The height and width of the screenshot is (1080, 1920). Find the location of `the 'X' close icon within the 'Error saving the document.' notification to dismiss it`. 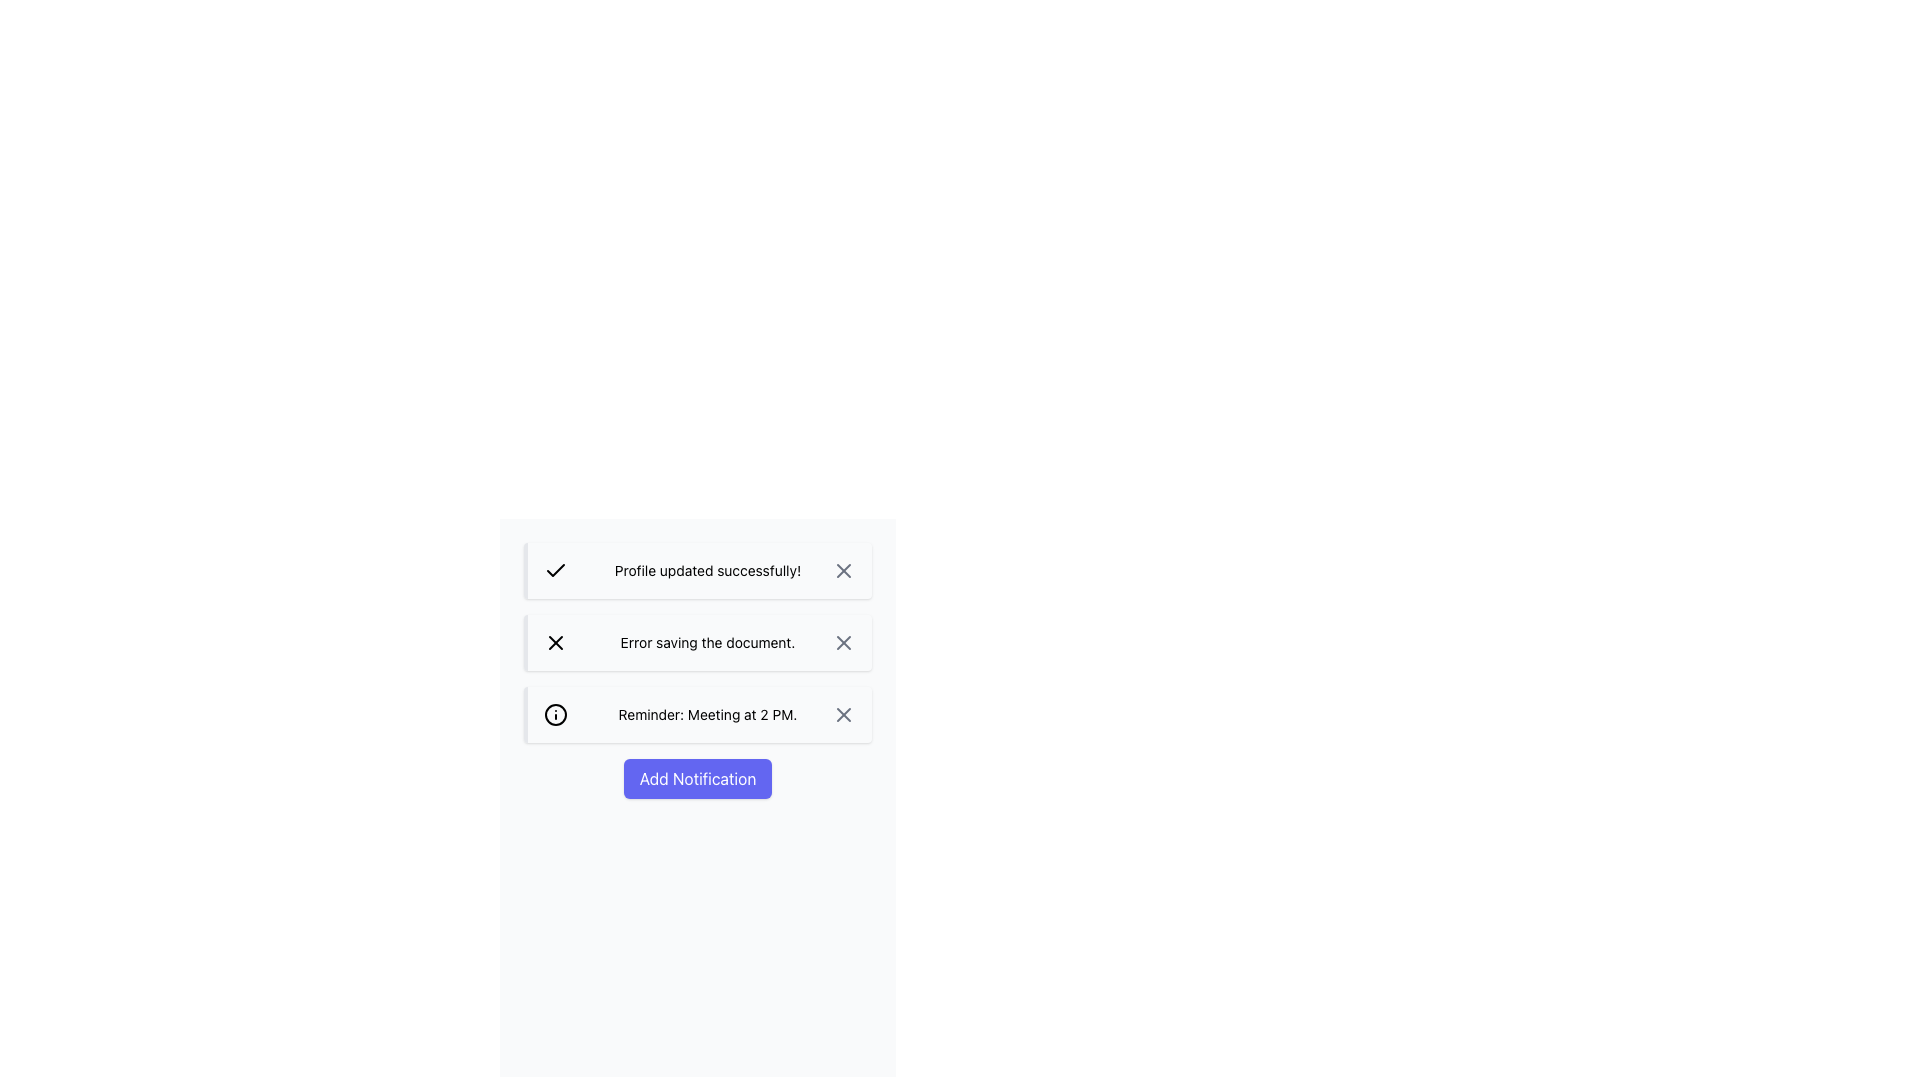

the 'X' close icon within the 'Error saving the document.' notification to dismiss it is located at coordinates (844, 643).